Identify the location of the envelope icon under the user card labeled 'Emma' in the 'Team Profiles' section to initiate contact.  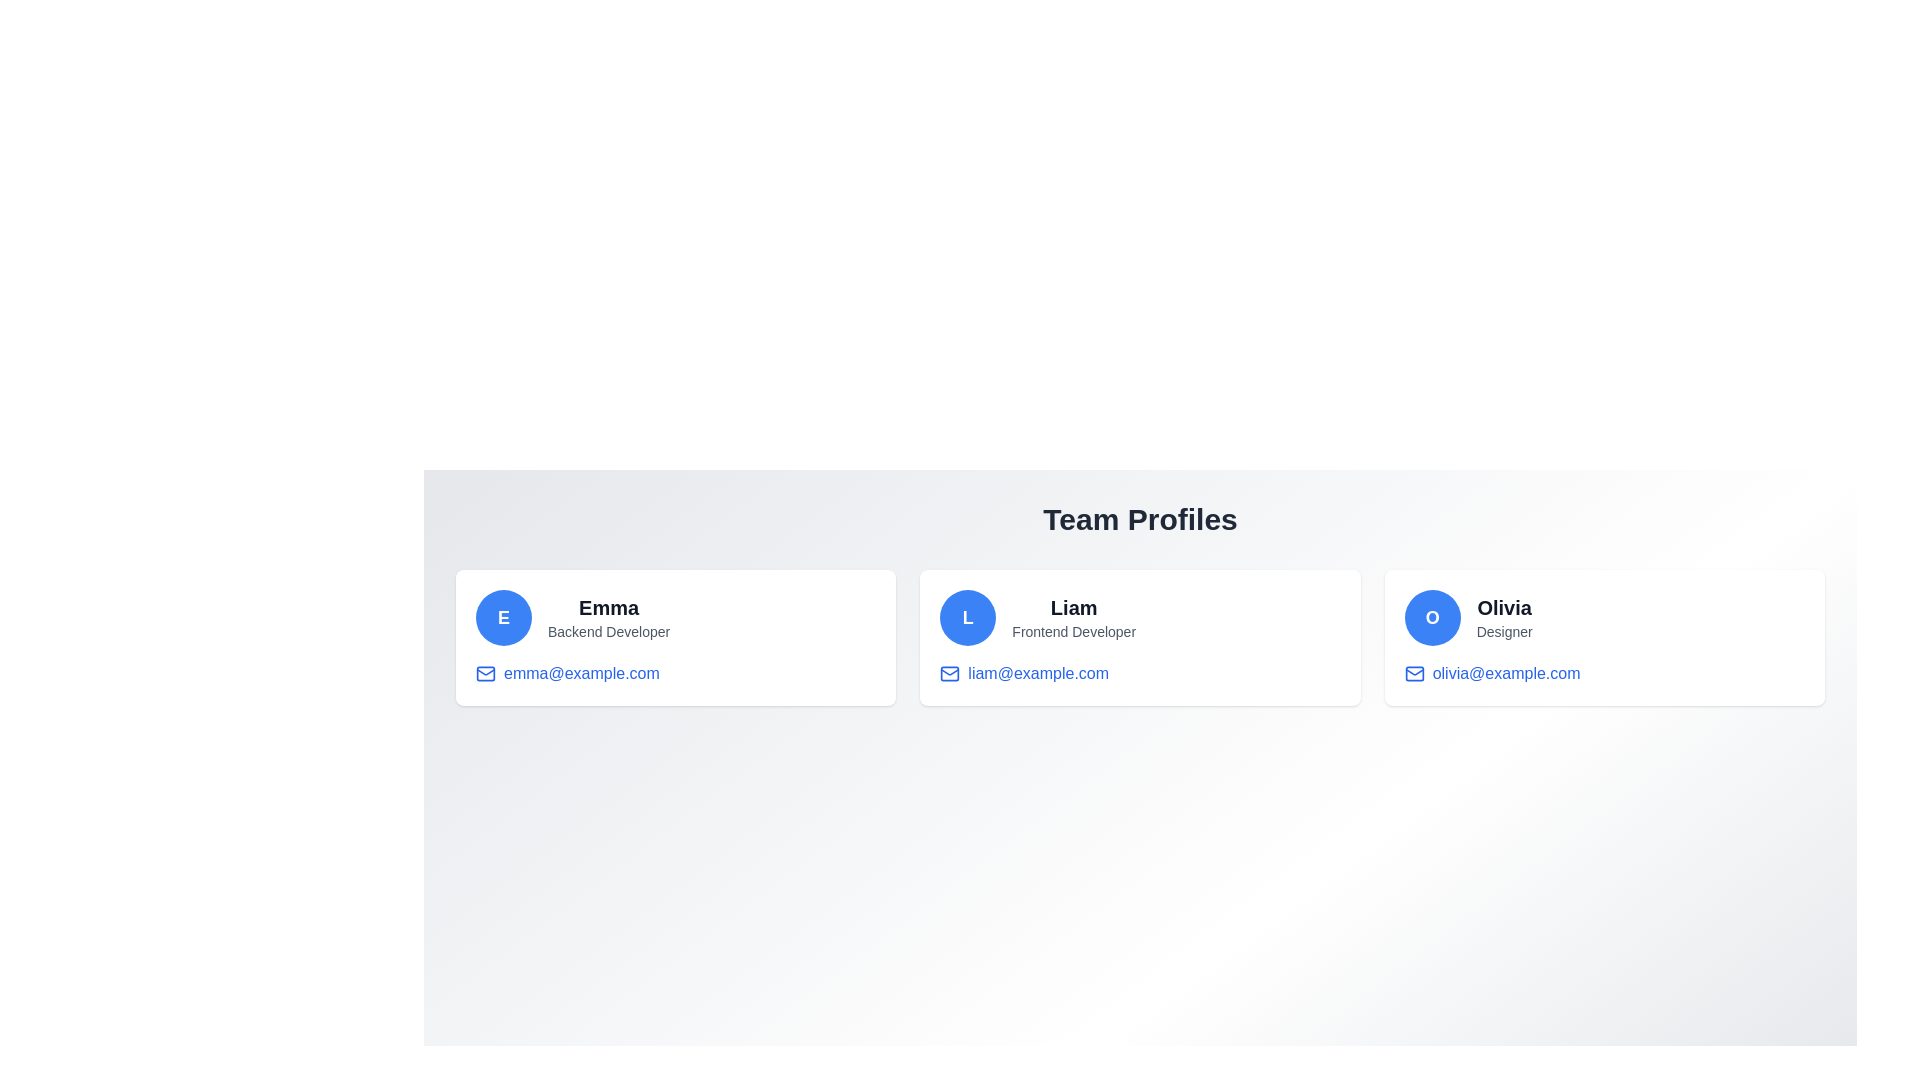
(485, 674).